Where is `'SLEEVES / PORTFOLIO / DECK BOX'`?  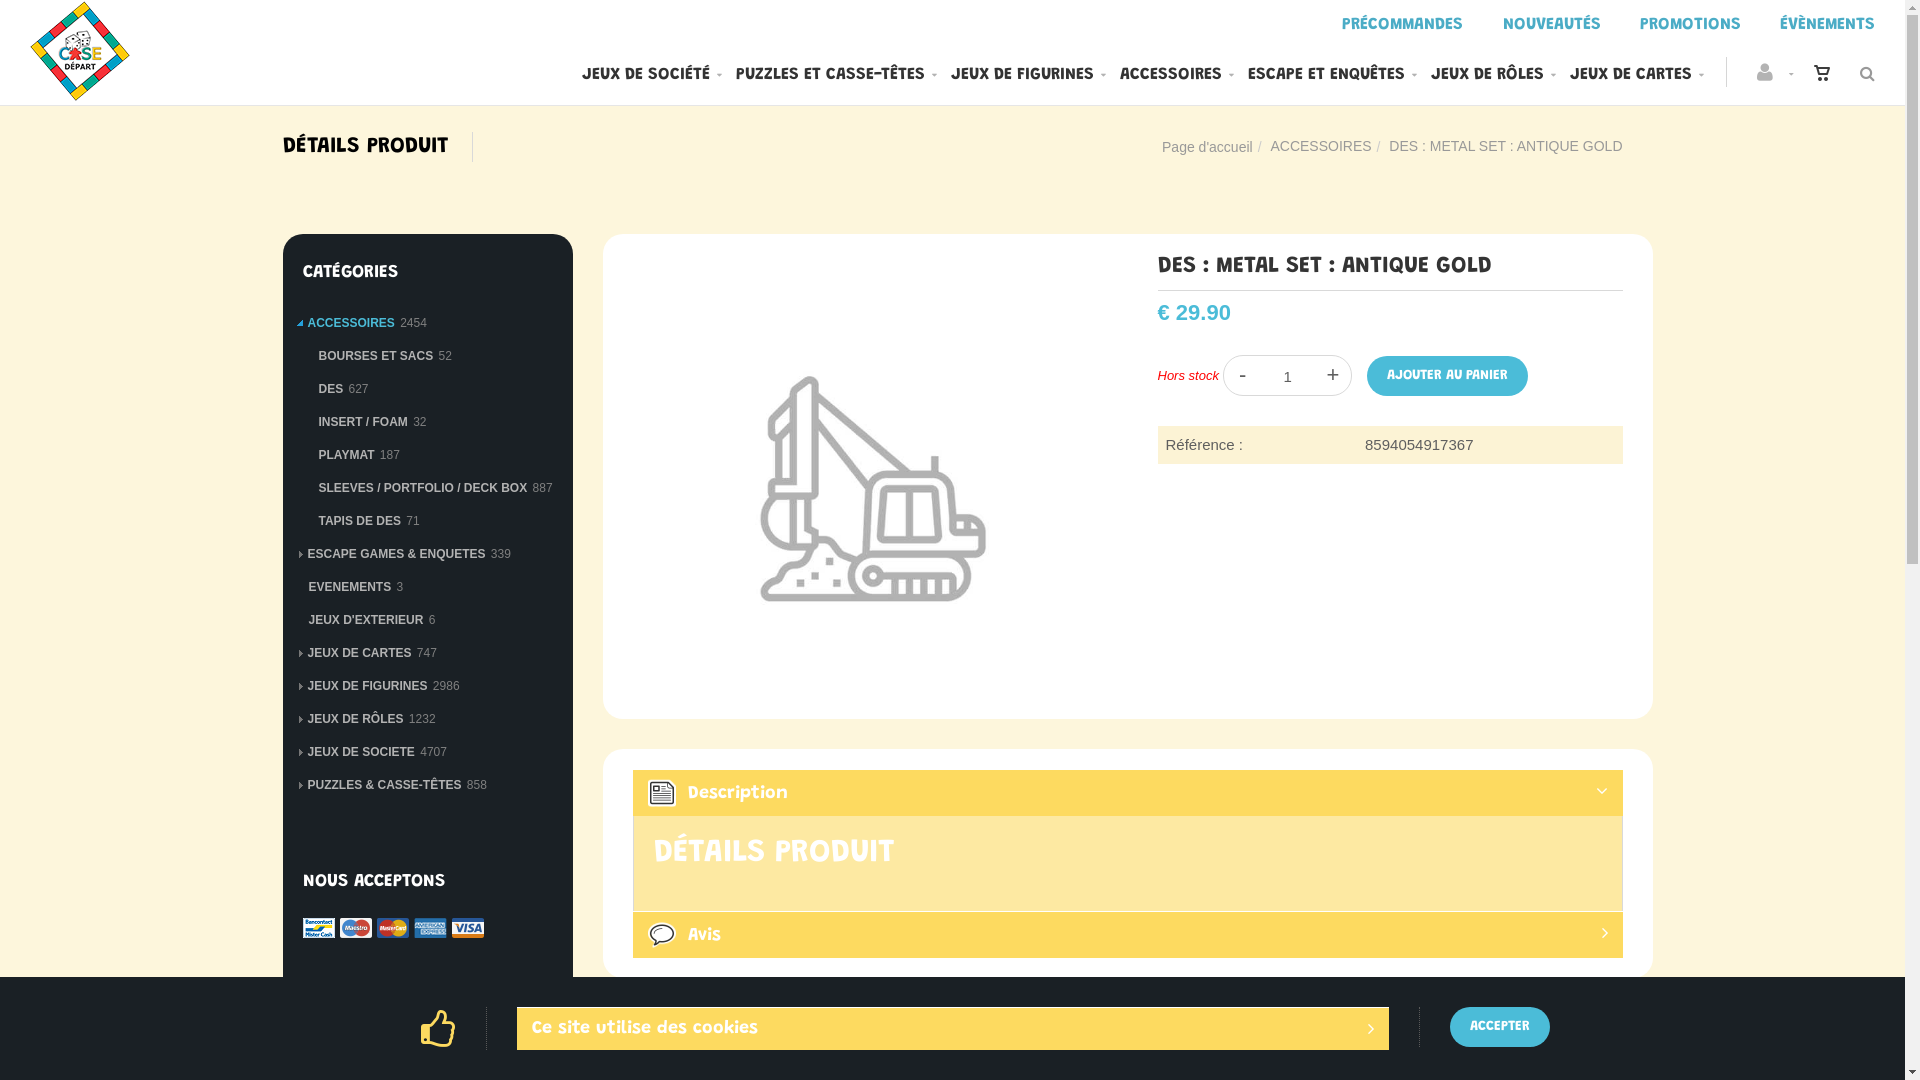
'SLEEVES / PORTFOLIO / DECK BOX' is located at coordinates (421, 488).